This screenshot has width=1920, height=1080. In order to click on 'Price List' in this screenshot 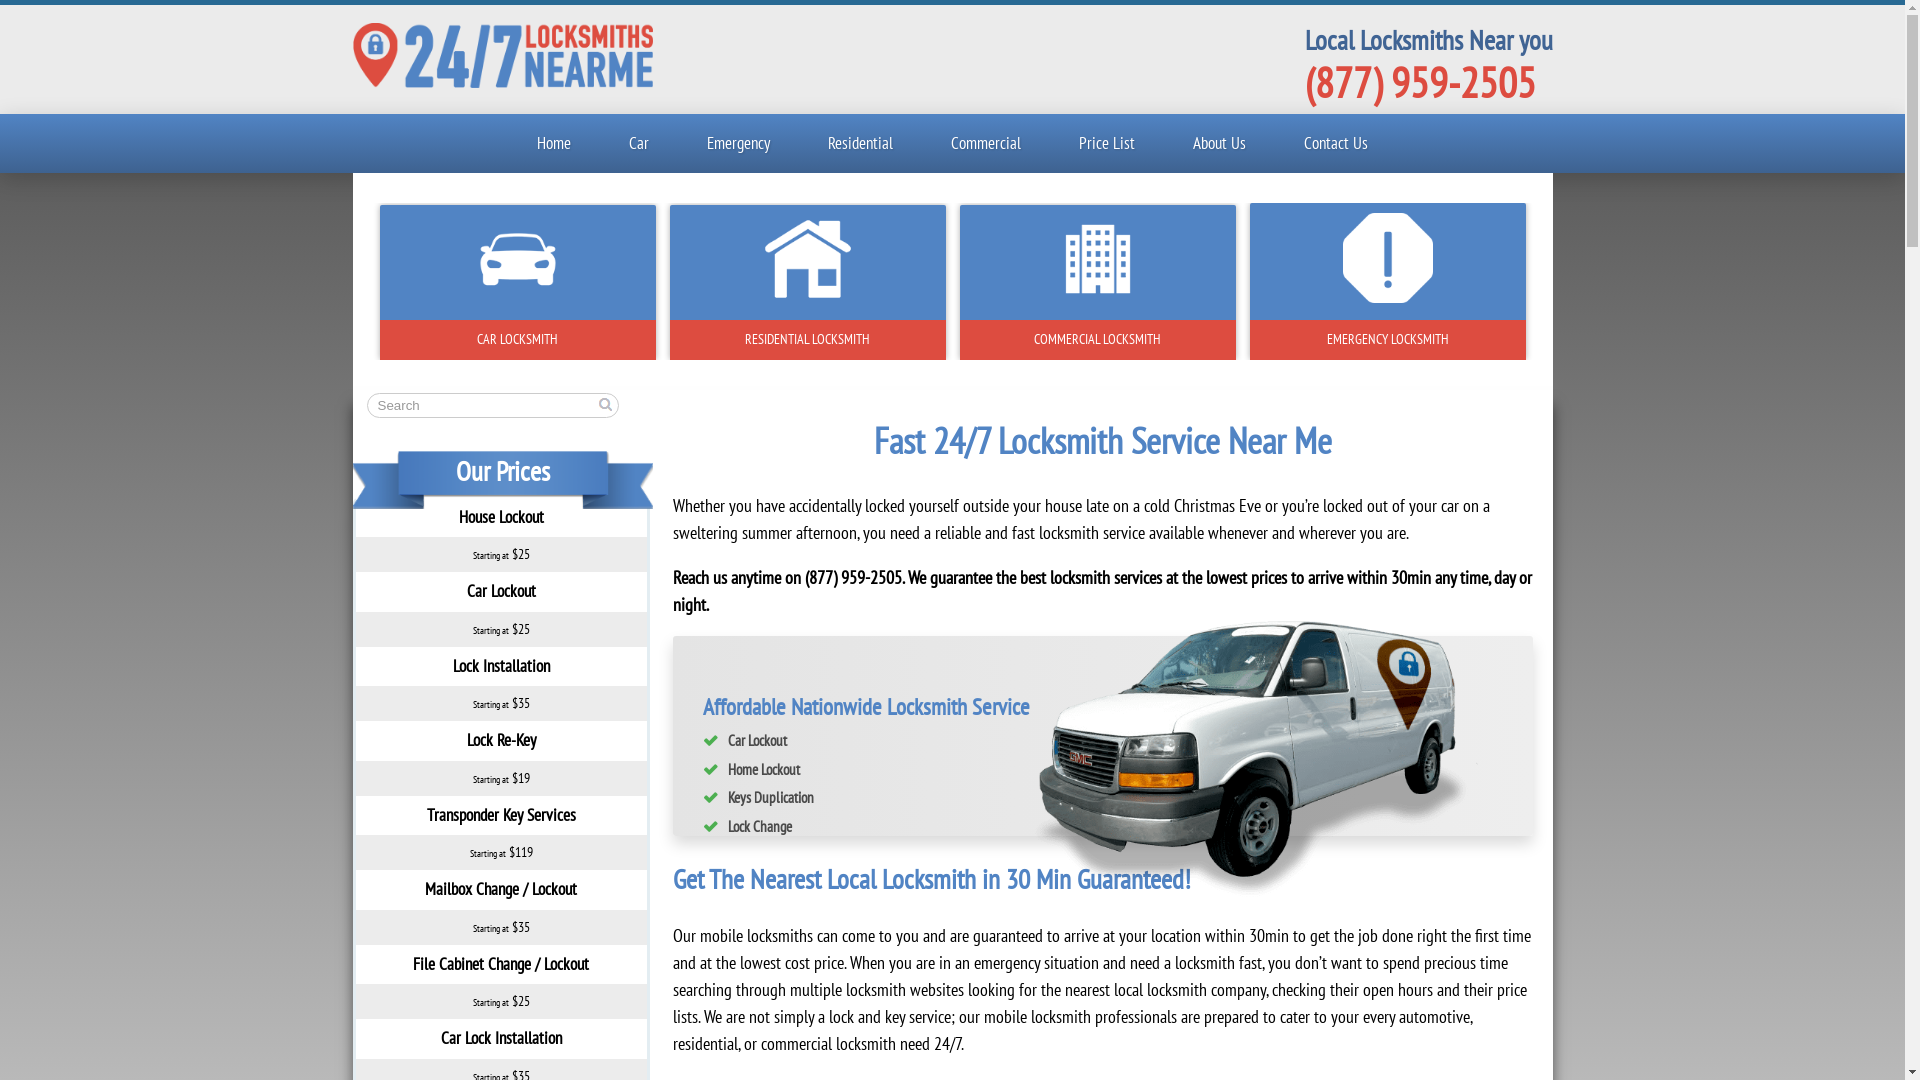, I will do `click(1106, 142)`.